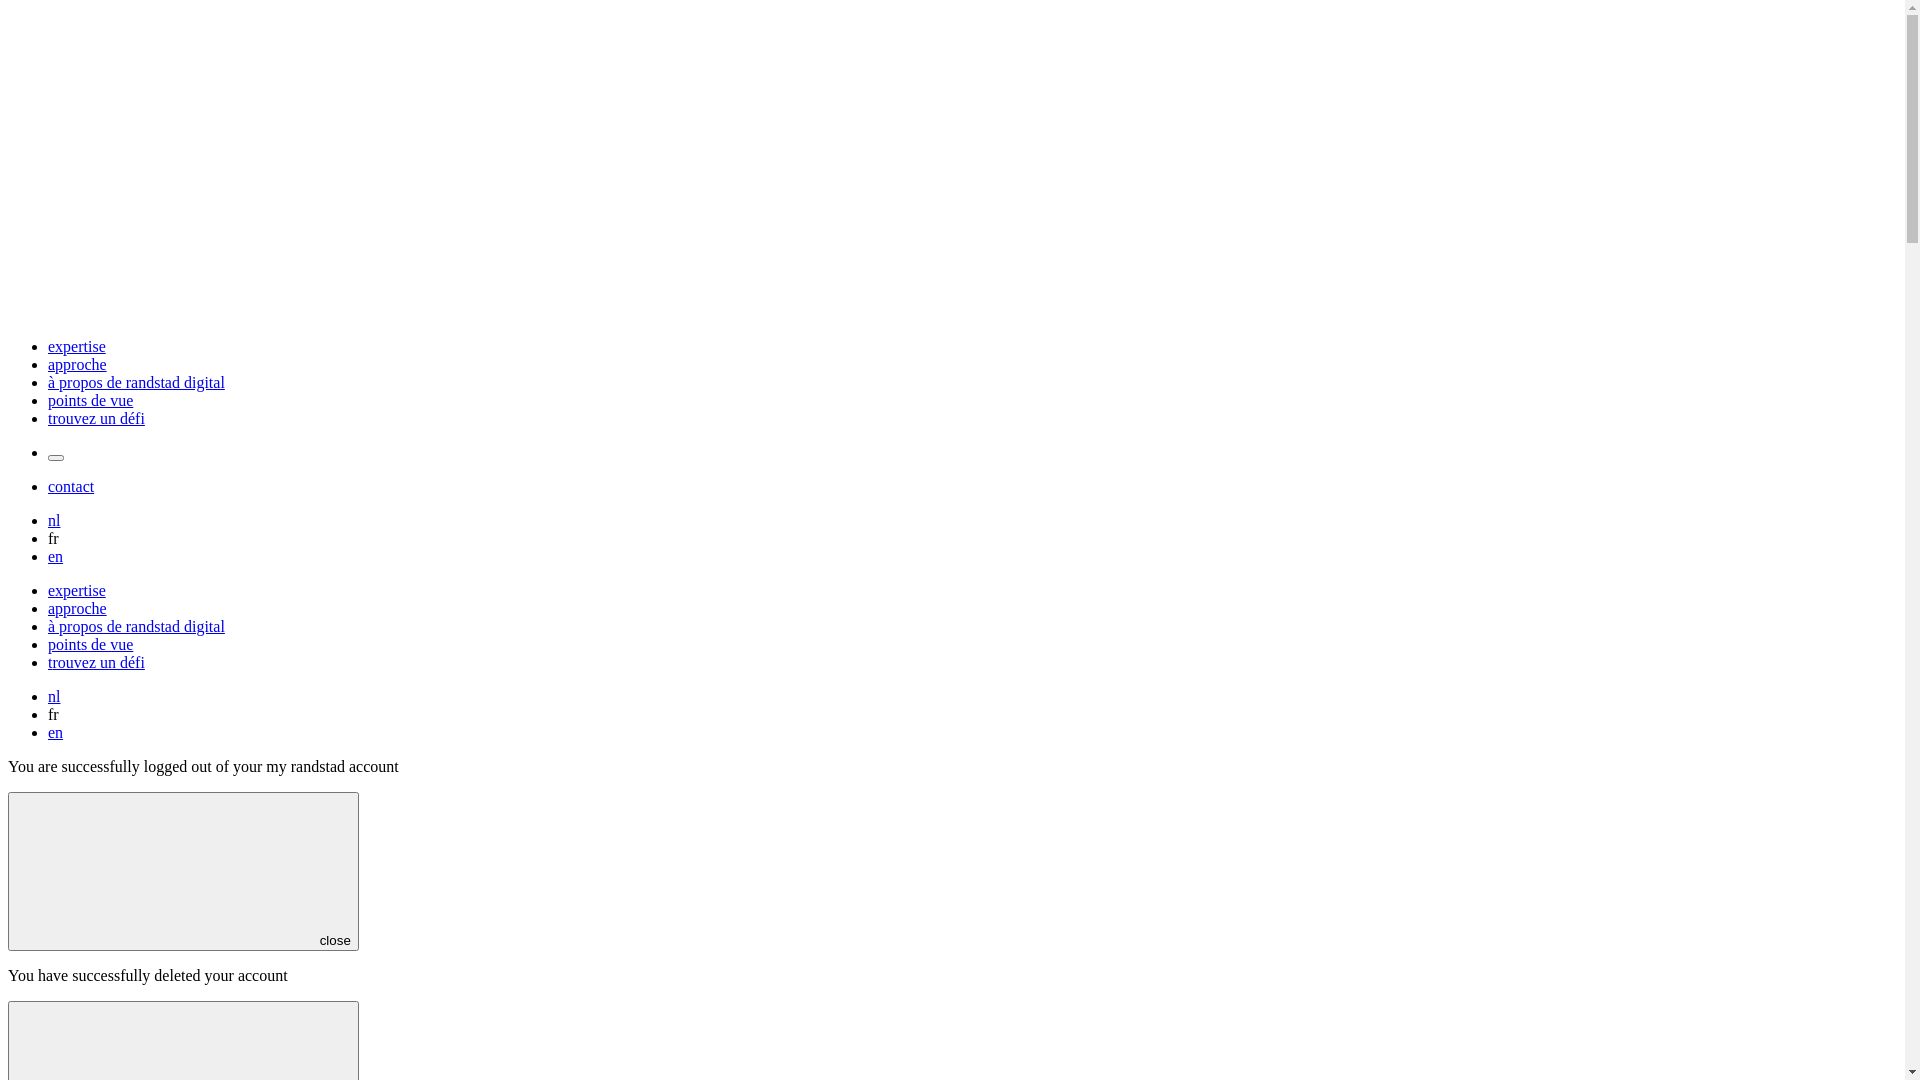 This screenshot has width=1920, height=1080. I want to click on 'nl', so click(53, 519).